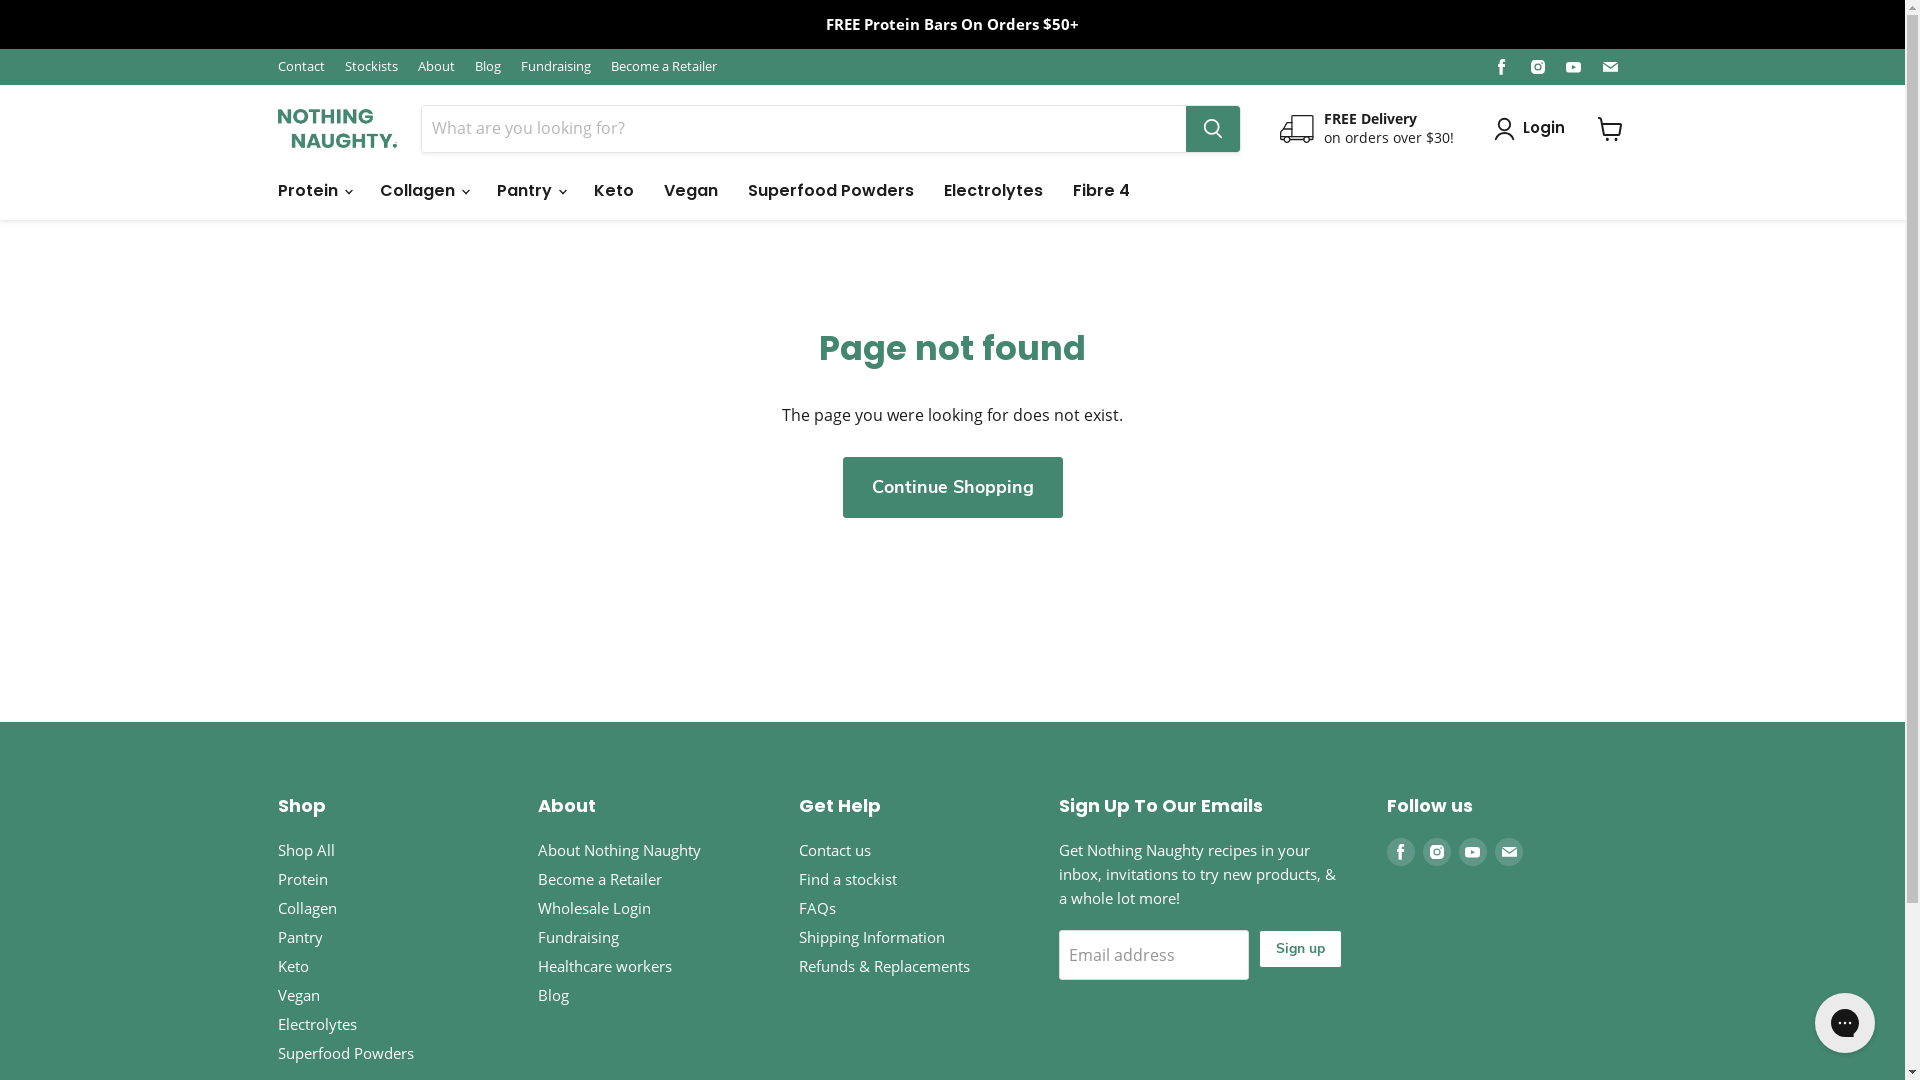 The height and width of the screenshot is (1080, 1920). Describe the element at coordinates (316, 1023) in the screenshot. I see `'Electrolytes'` at that location.